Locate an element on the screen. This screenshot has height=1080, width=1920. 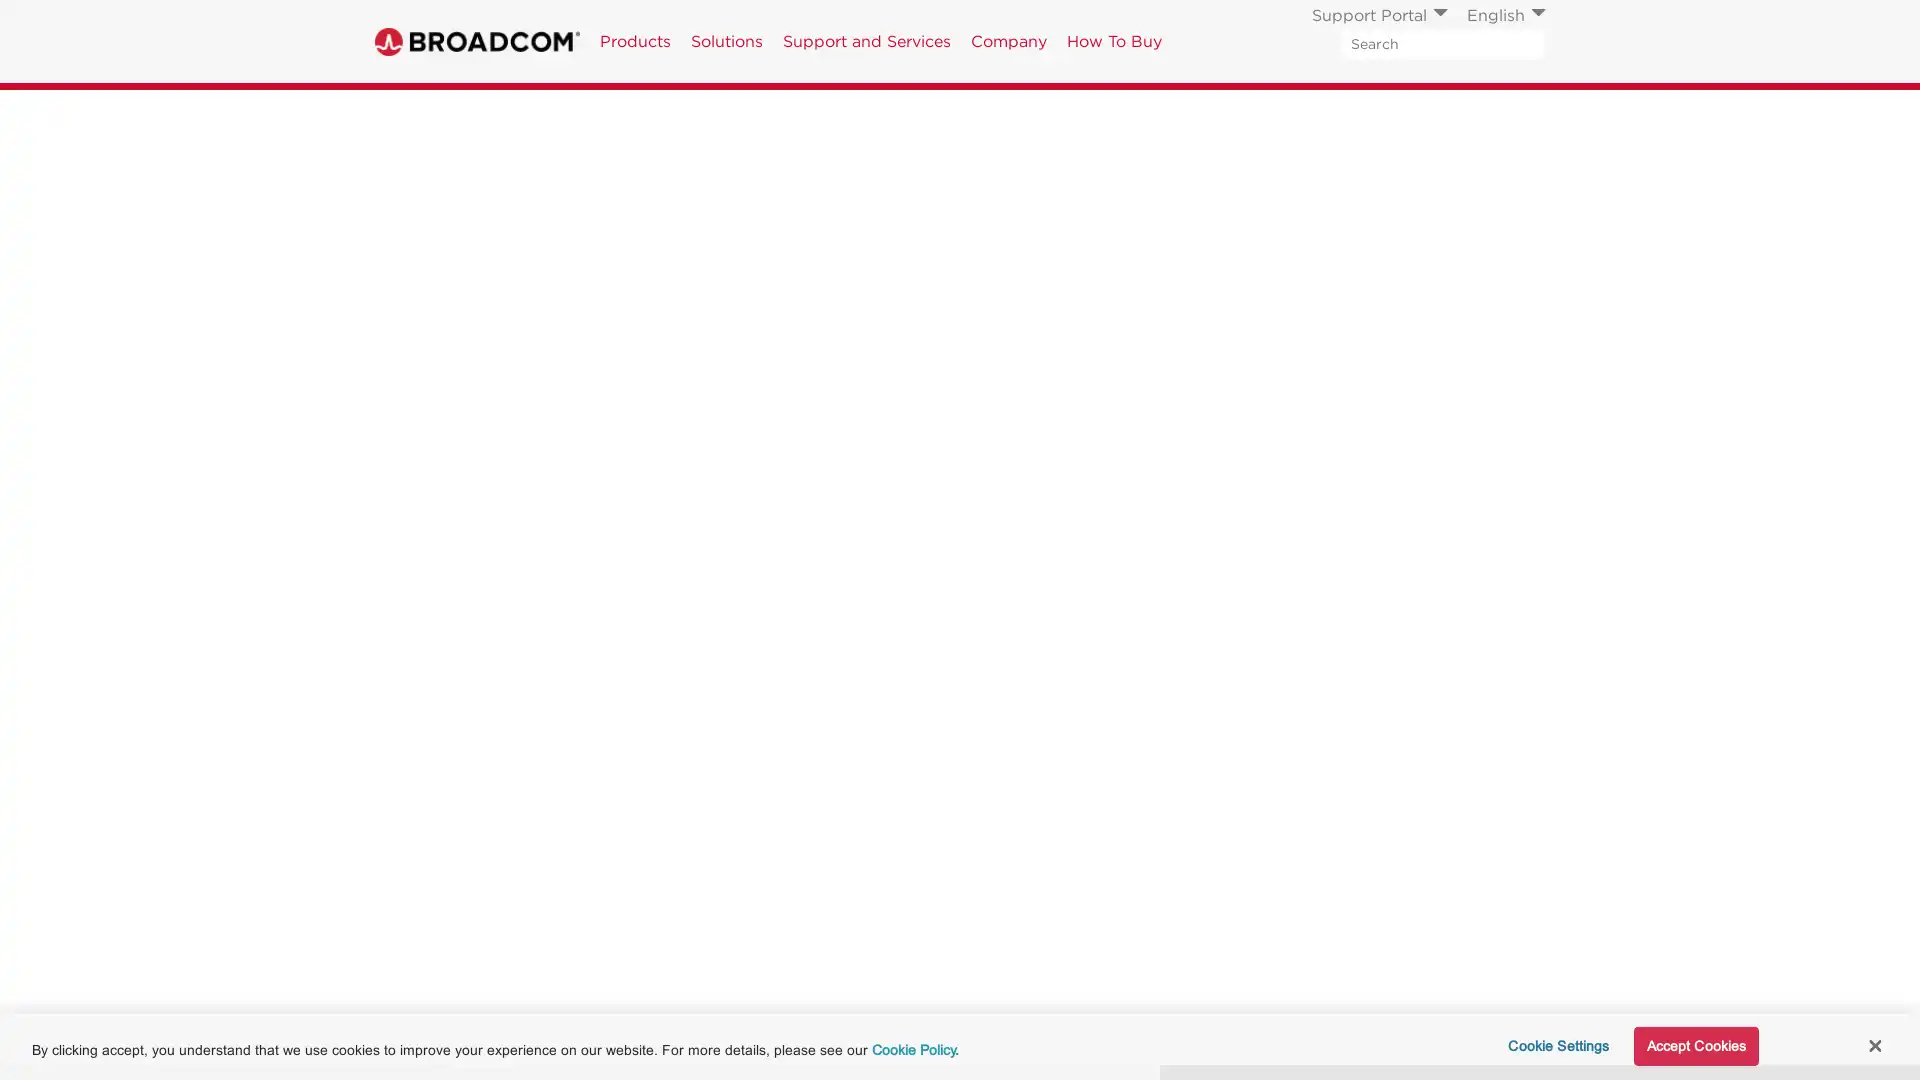
Cookie Settings is located at coordinates (1551, 1045).